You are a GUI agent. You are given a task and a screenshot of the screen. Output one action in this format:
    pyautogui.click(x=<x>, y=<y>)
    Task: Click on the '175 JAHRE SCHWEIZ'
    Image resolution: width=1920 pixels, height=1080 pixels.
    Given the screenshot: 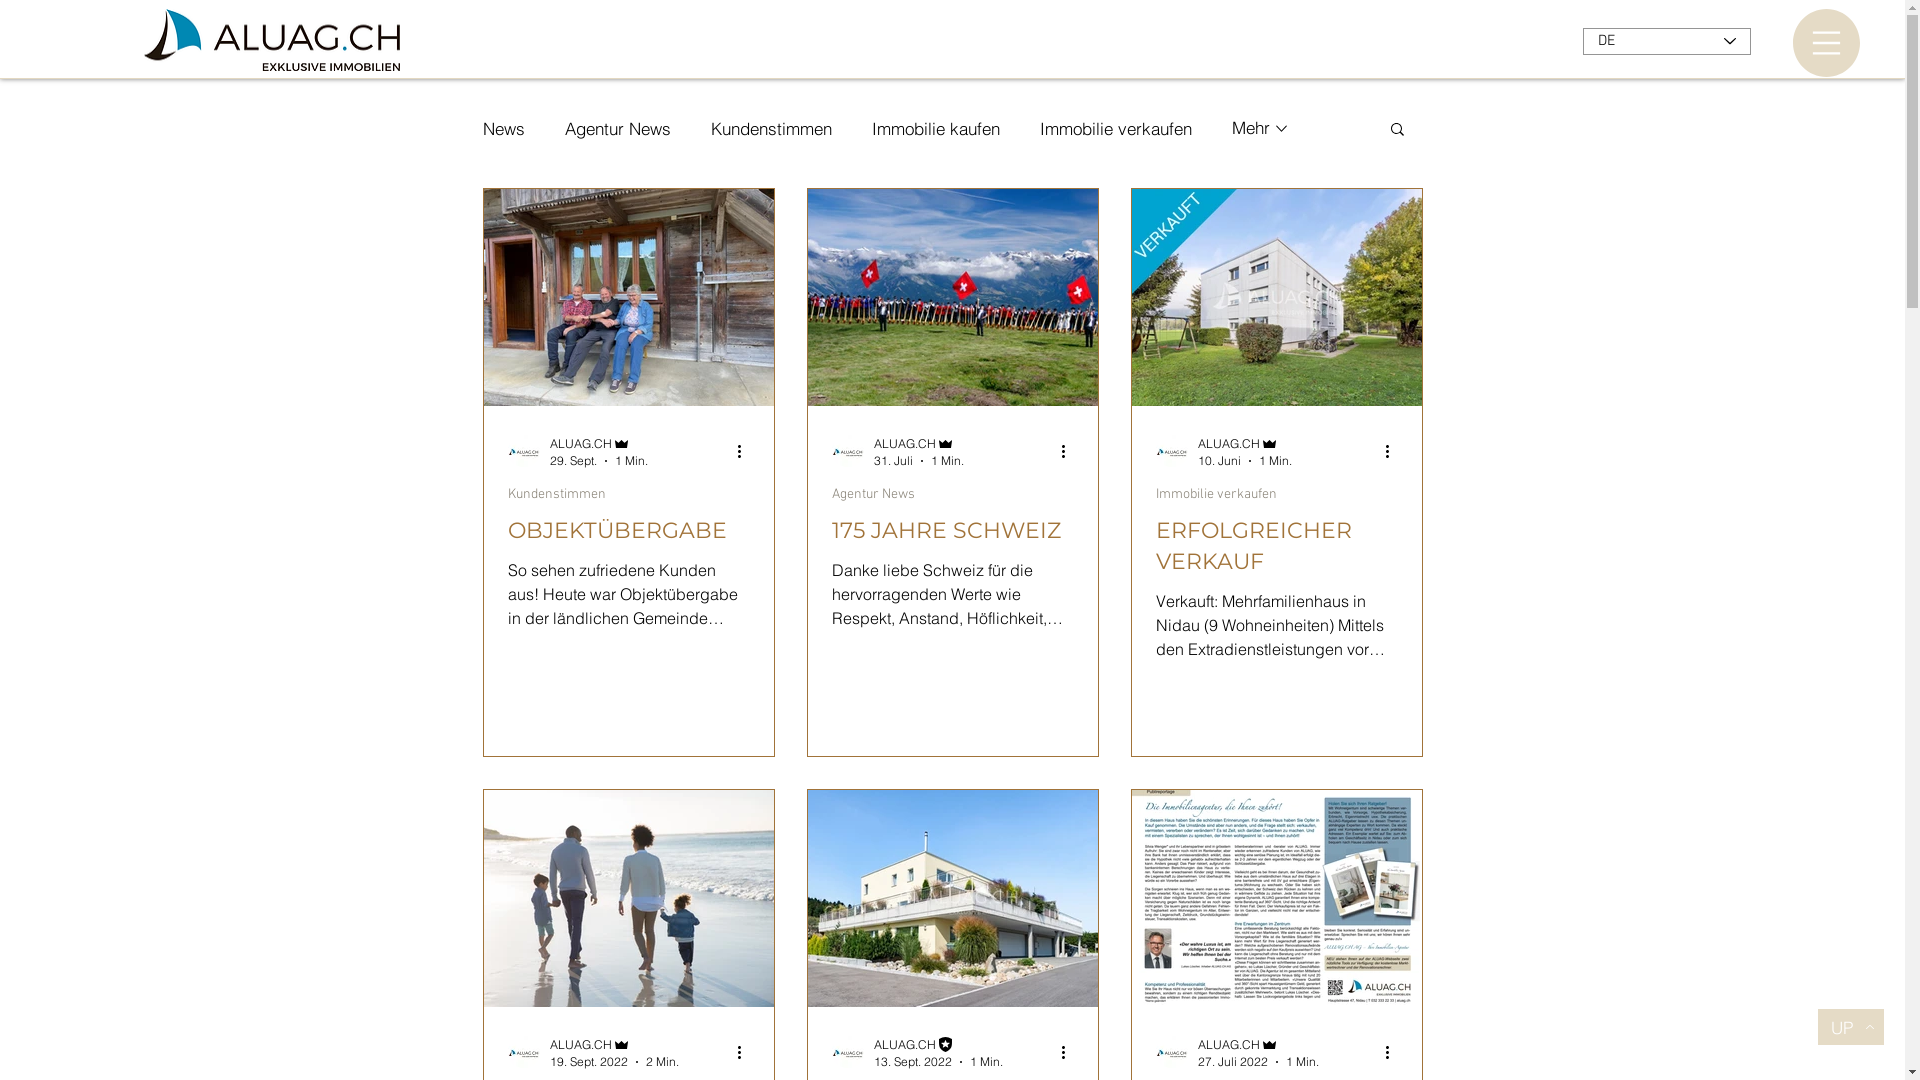 What is the action you would take?
    pyautogui.click(x=831, y=530)
    